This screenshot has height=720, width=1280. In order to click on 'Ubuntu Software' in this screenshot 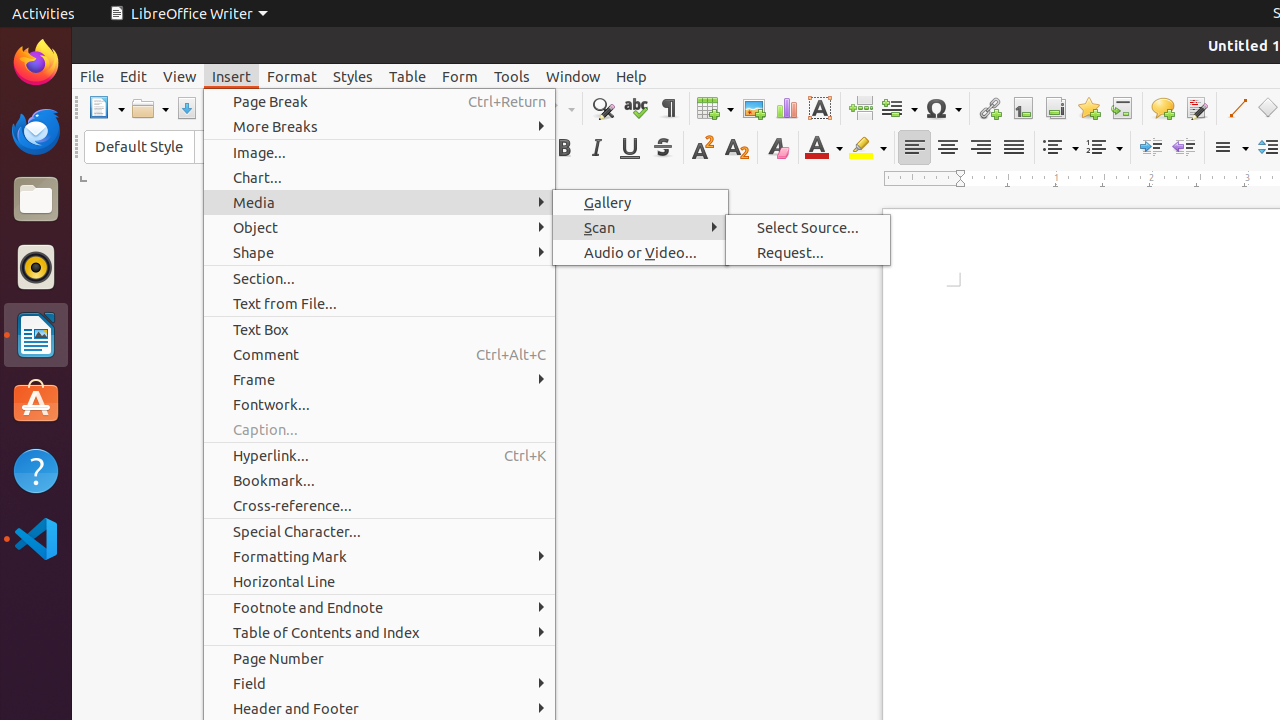, I will do `click(35, 403)`.